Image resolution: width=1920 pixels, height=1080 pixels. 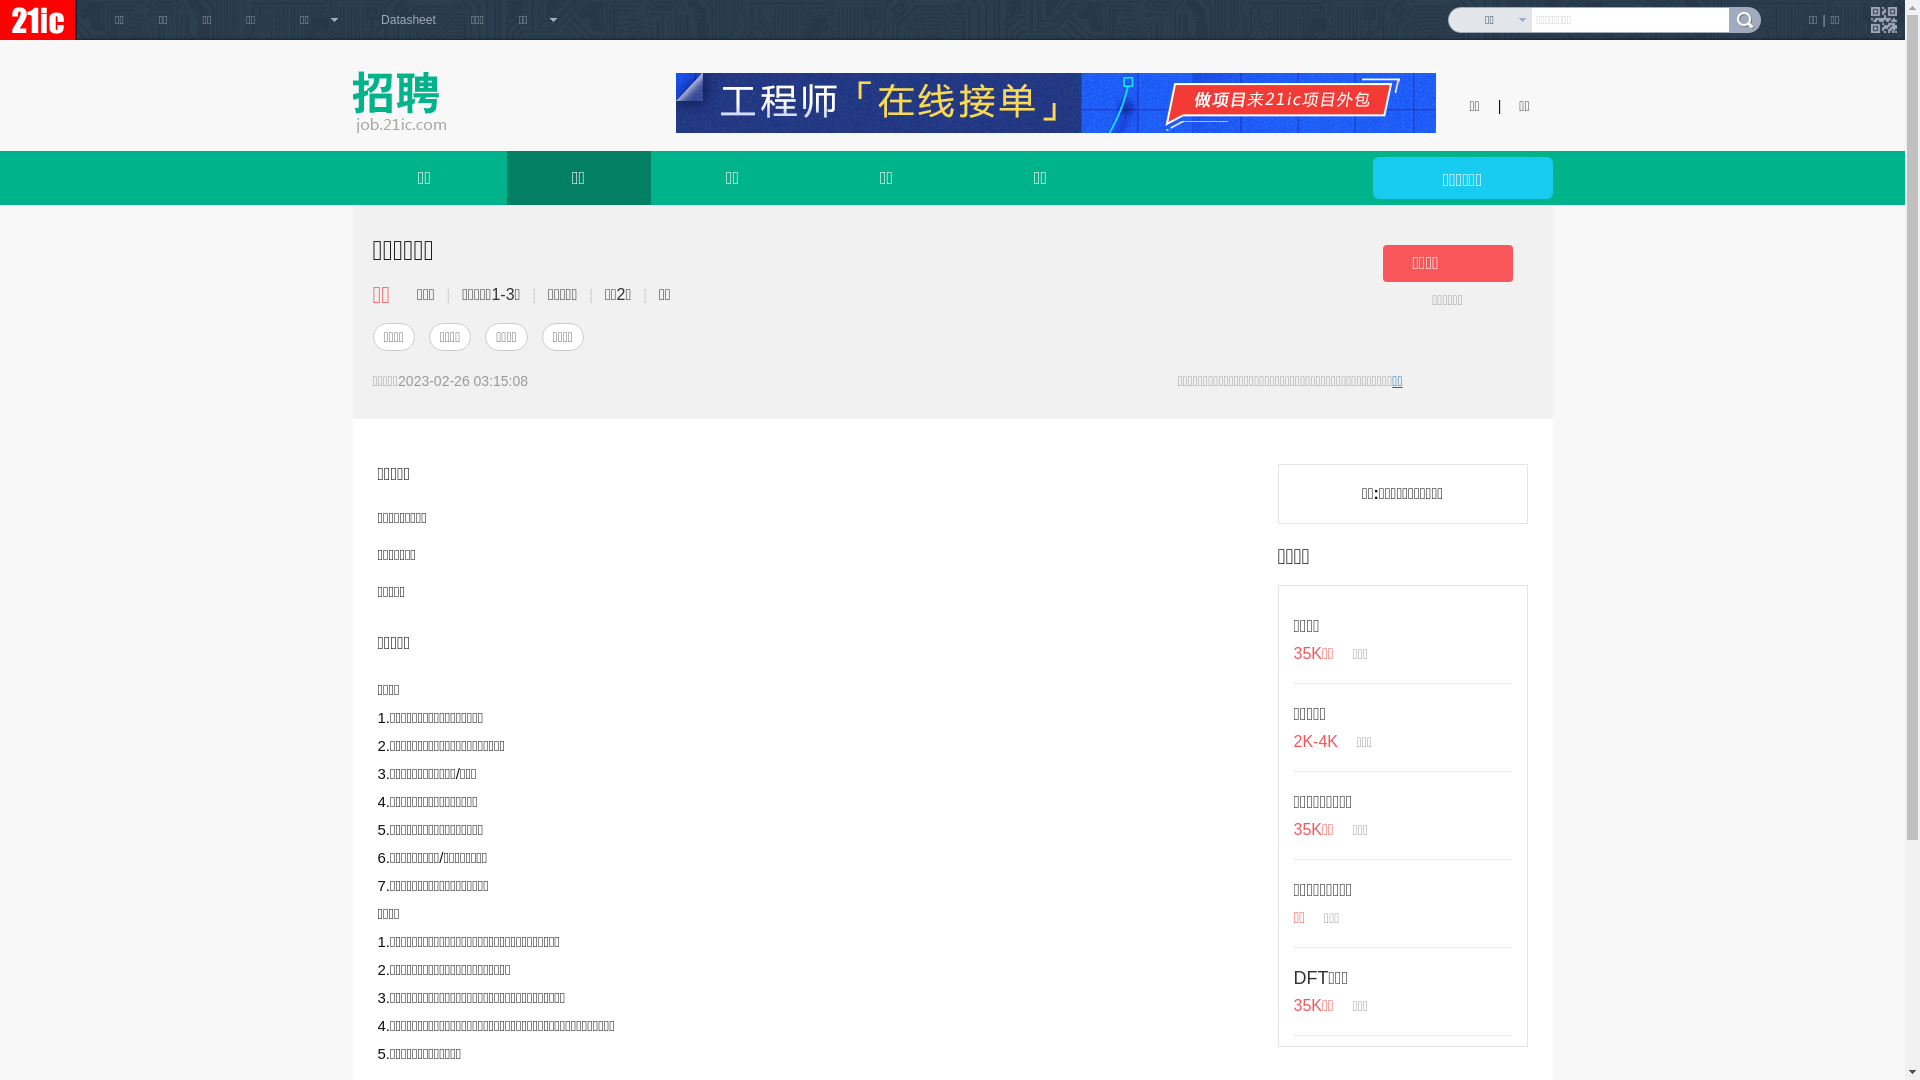 I want to click on 'Datasheet', so click(x=407, y=19).